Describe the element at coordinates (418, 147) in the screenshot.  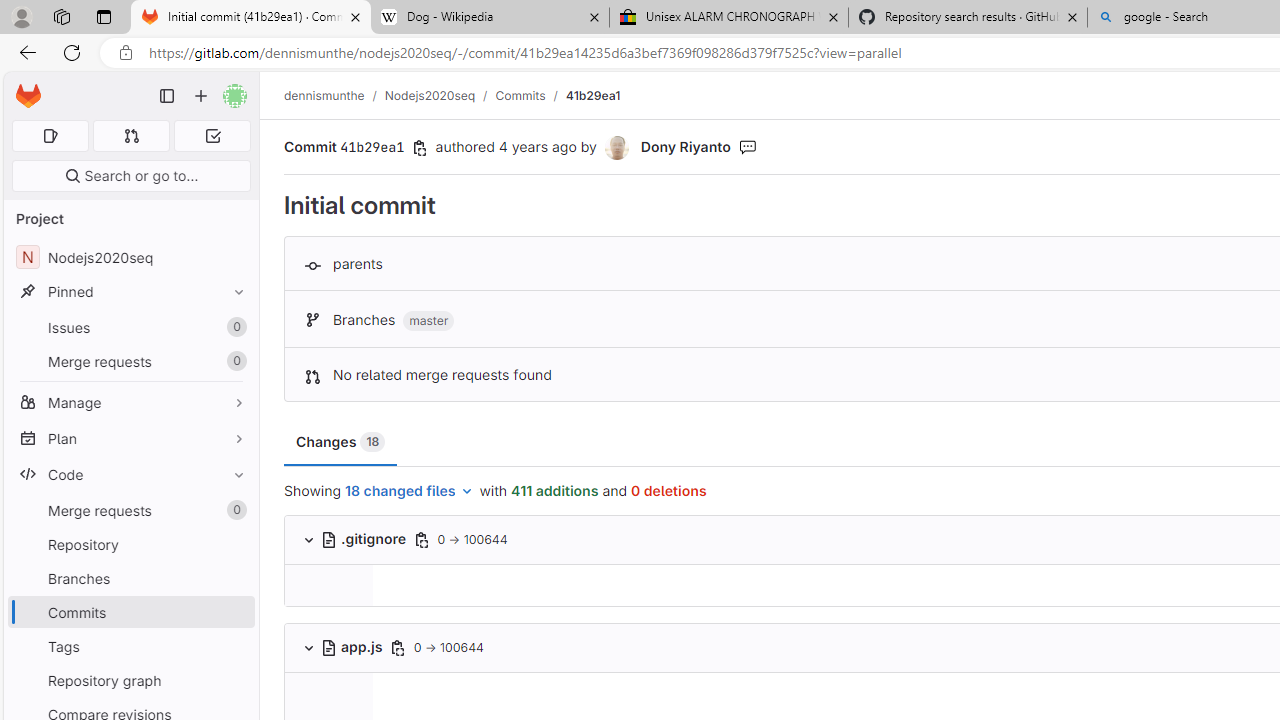
I see `'Copy commit SHA'` at that location.